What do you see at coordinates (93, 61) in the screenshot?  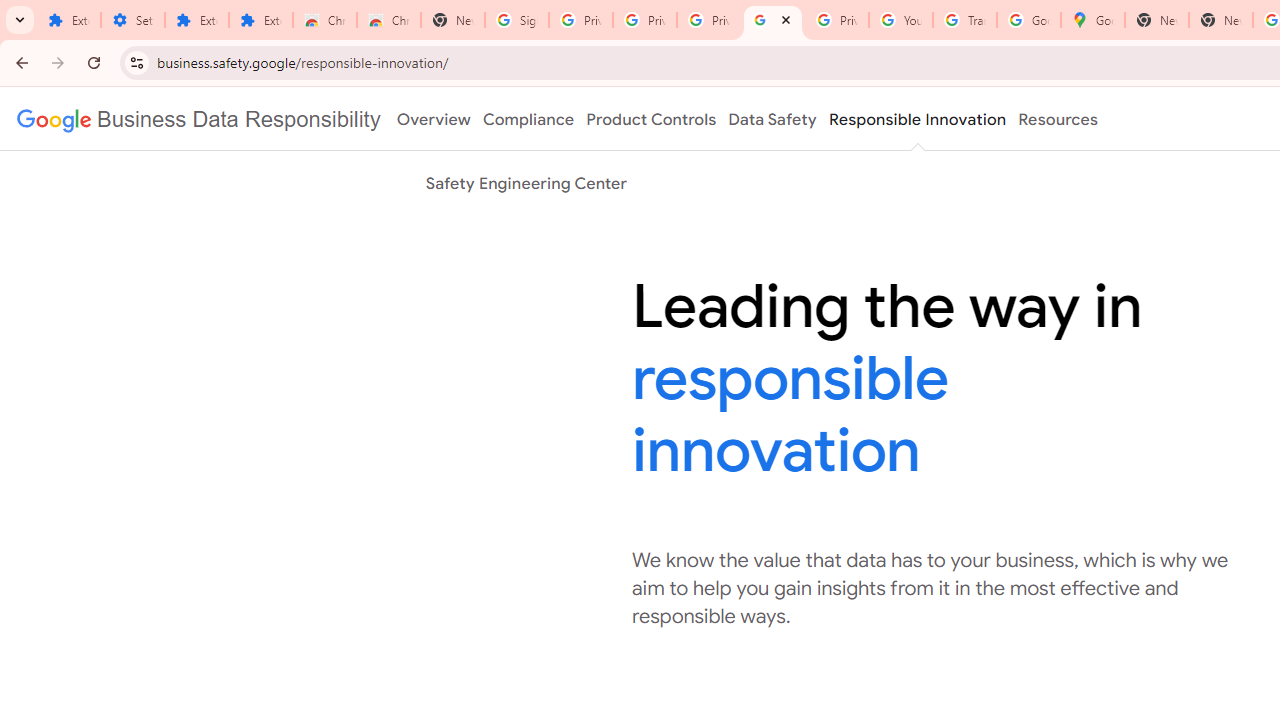 I see `'Reload'` at bounding box center [93, 61].